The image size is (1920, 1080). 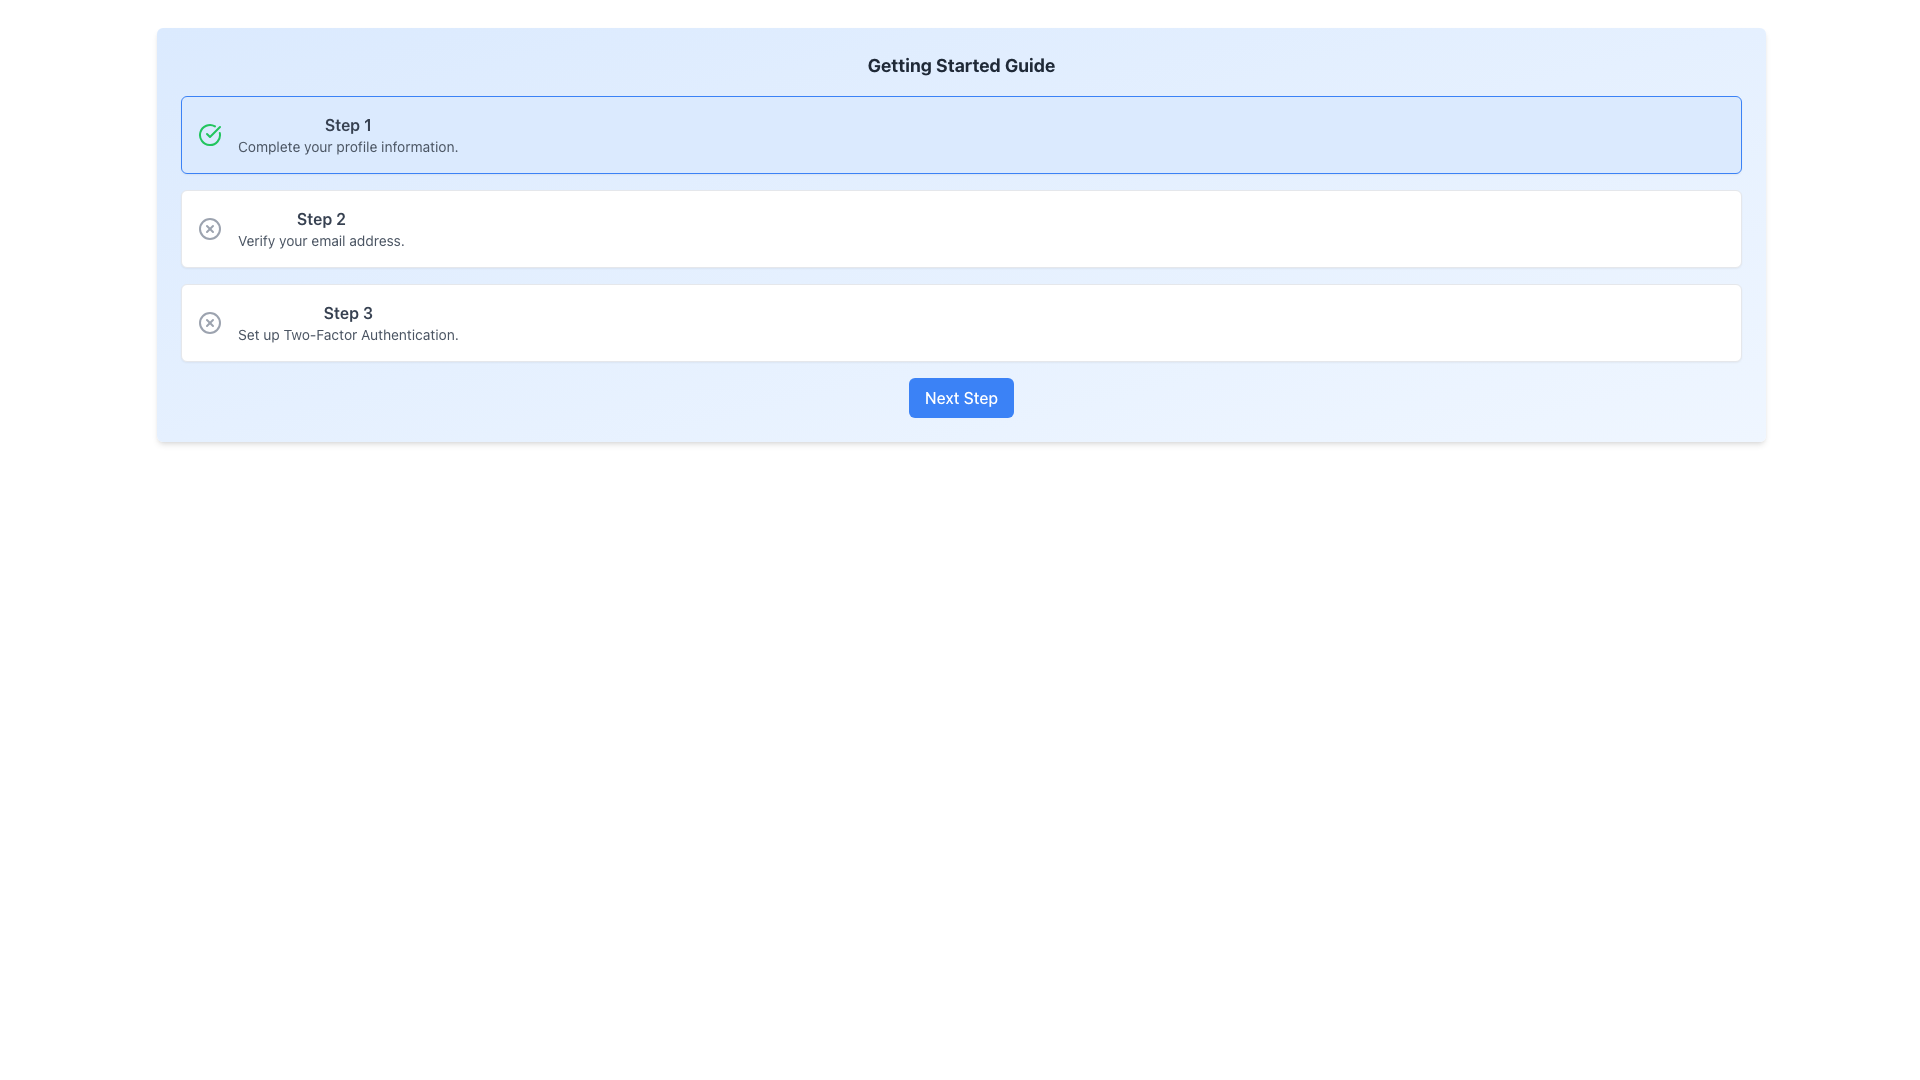 What do you see at coordinates (321, 227) in the screenshot?
I see `the instructional header and subheading for Step 2 in the verification process, located in the center-left of the second step panel` at bounding box center [321, 227].